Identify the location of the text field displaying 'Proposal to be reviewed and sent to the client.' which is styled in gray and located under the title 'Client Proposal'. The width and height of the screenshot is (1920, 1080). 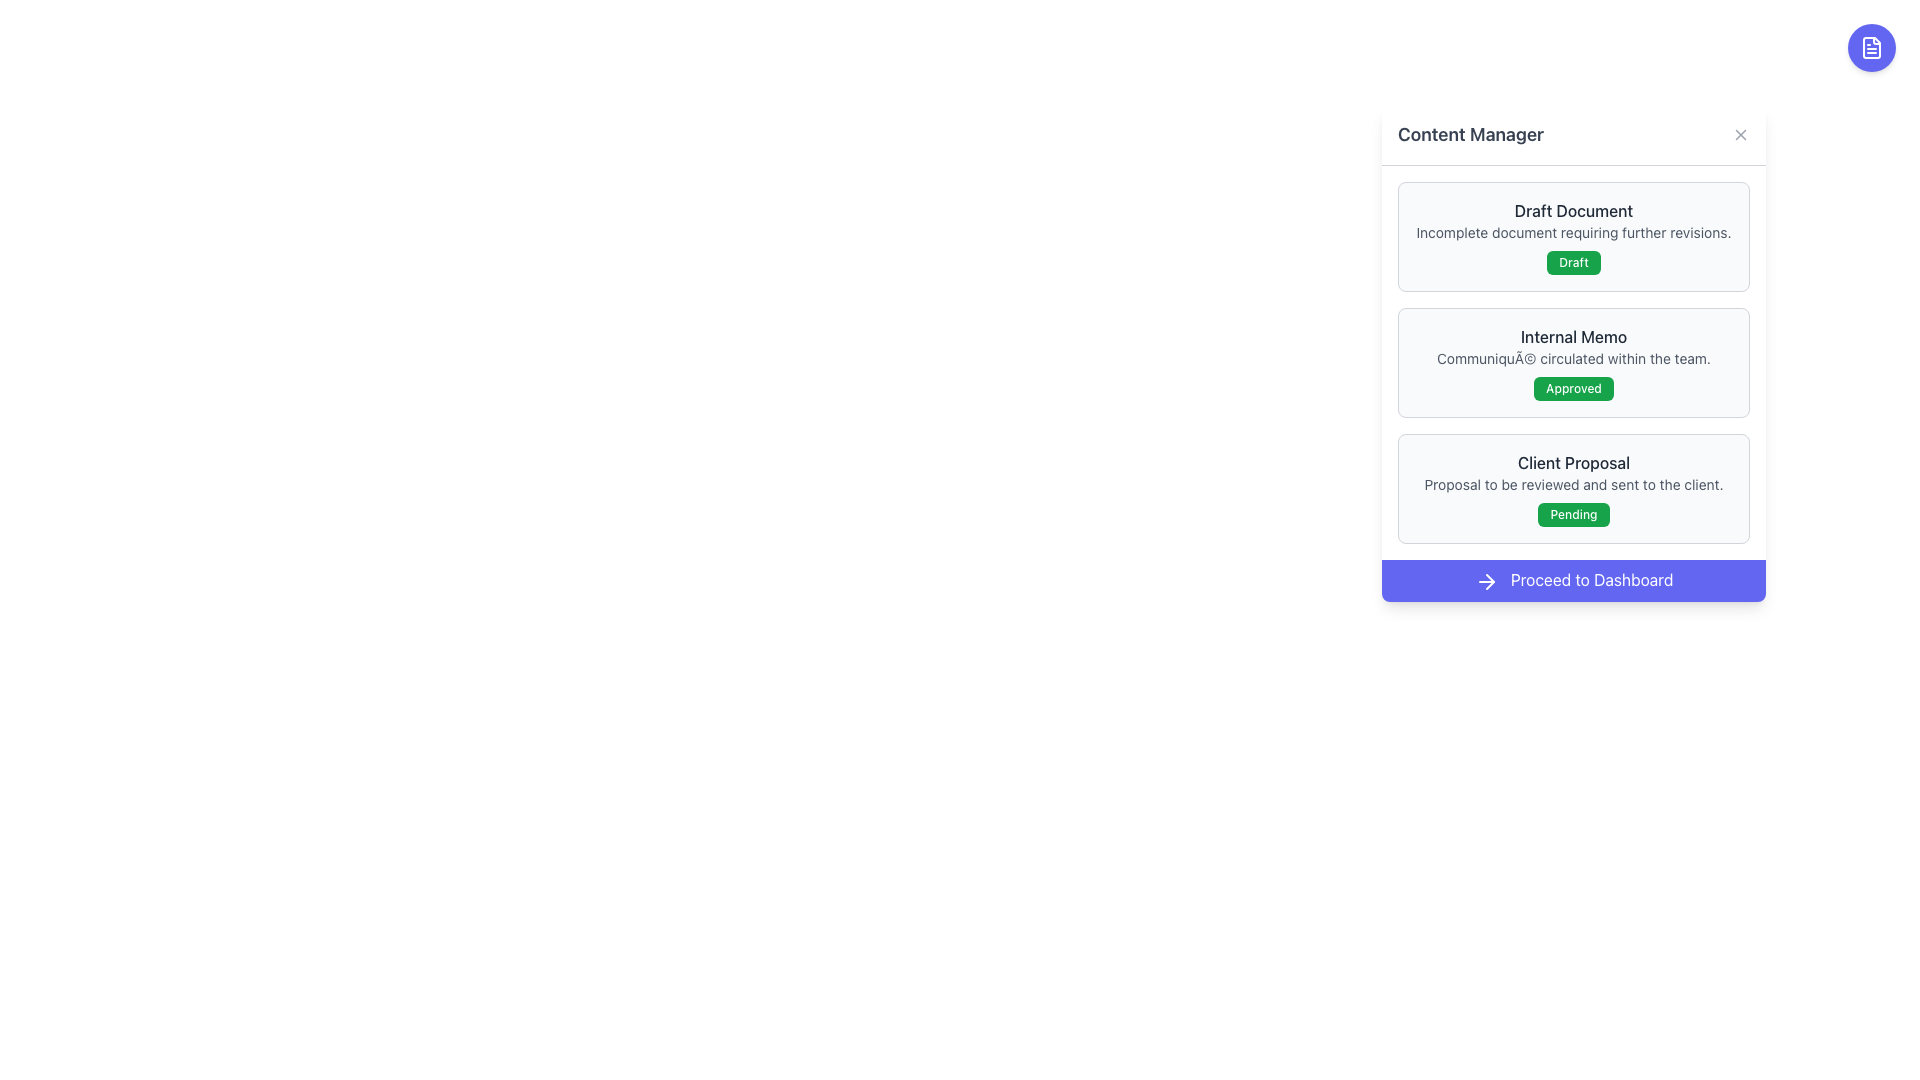
(1573, 485).